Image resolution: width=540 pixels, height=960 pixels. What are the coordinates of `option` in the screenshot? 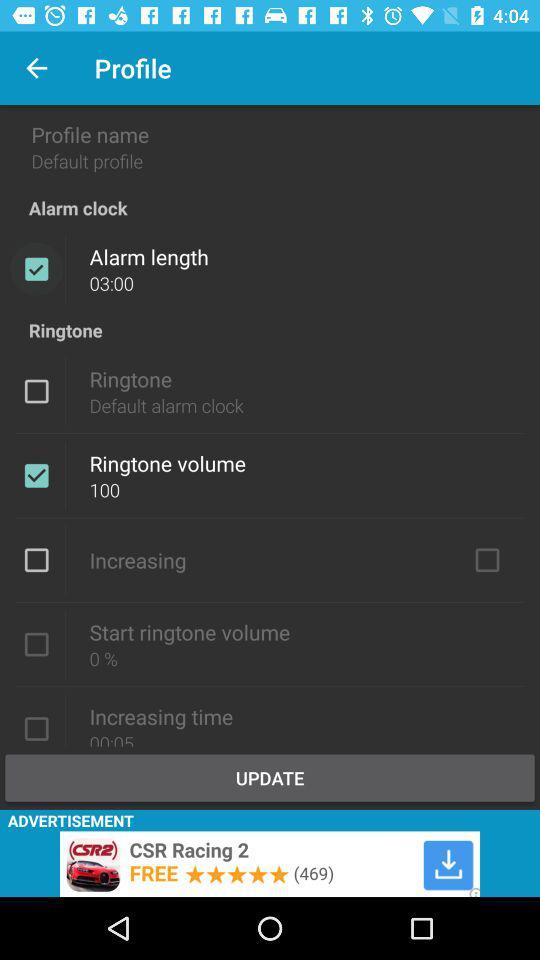 It's located at (36, 560).